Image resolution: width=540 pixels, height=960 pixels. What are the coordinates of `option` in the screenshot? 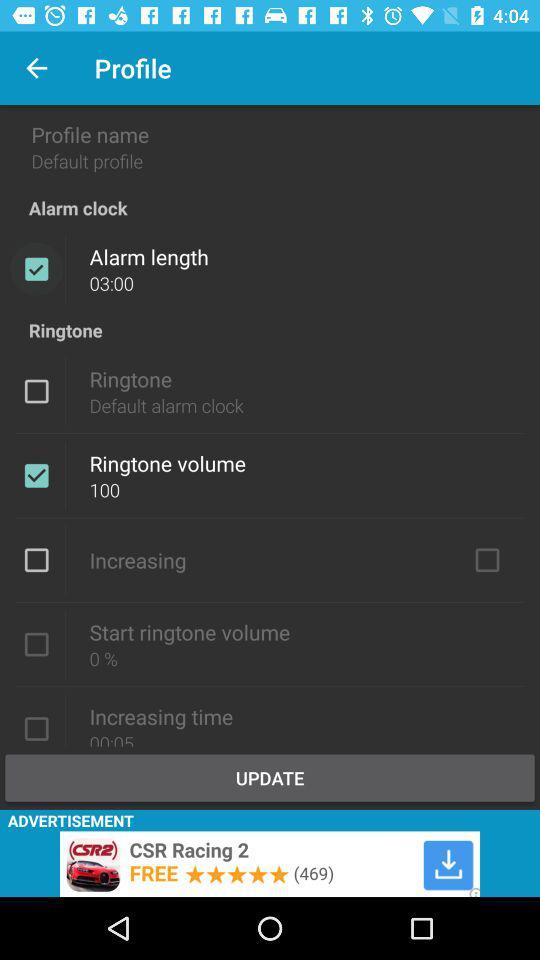 It's located at (36, 560).